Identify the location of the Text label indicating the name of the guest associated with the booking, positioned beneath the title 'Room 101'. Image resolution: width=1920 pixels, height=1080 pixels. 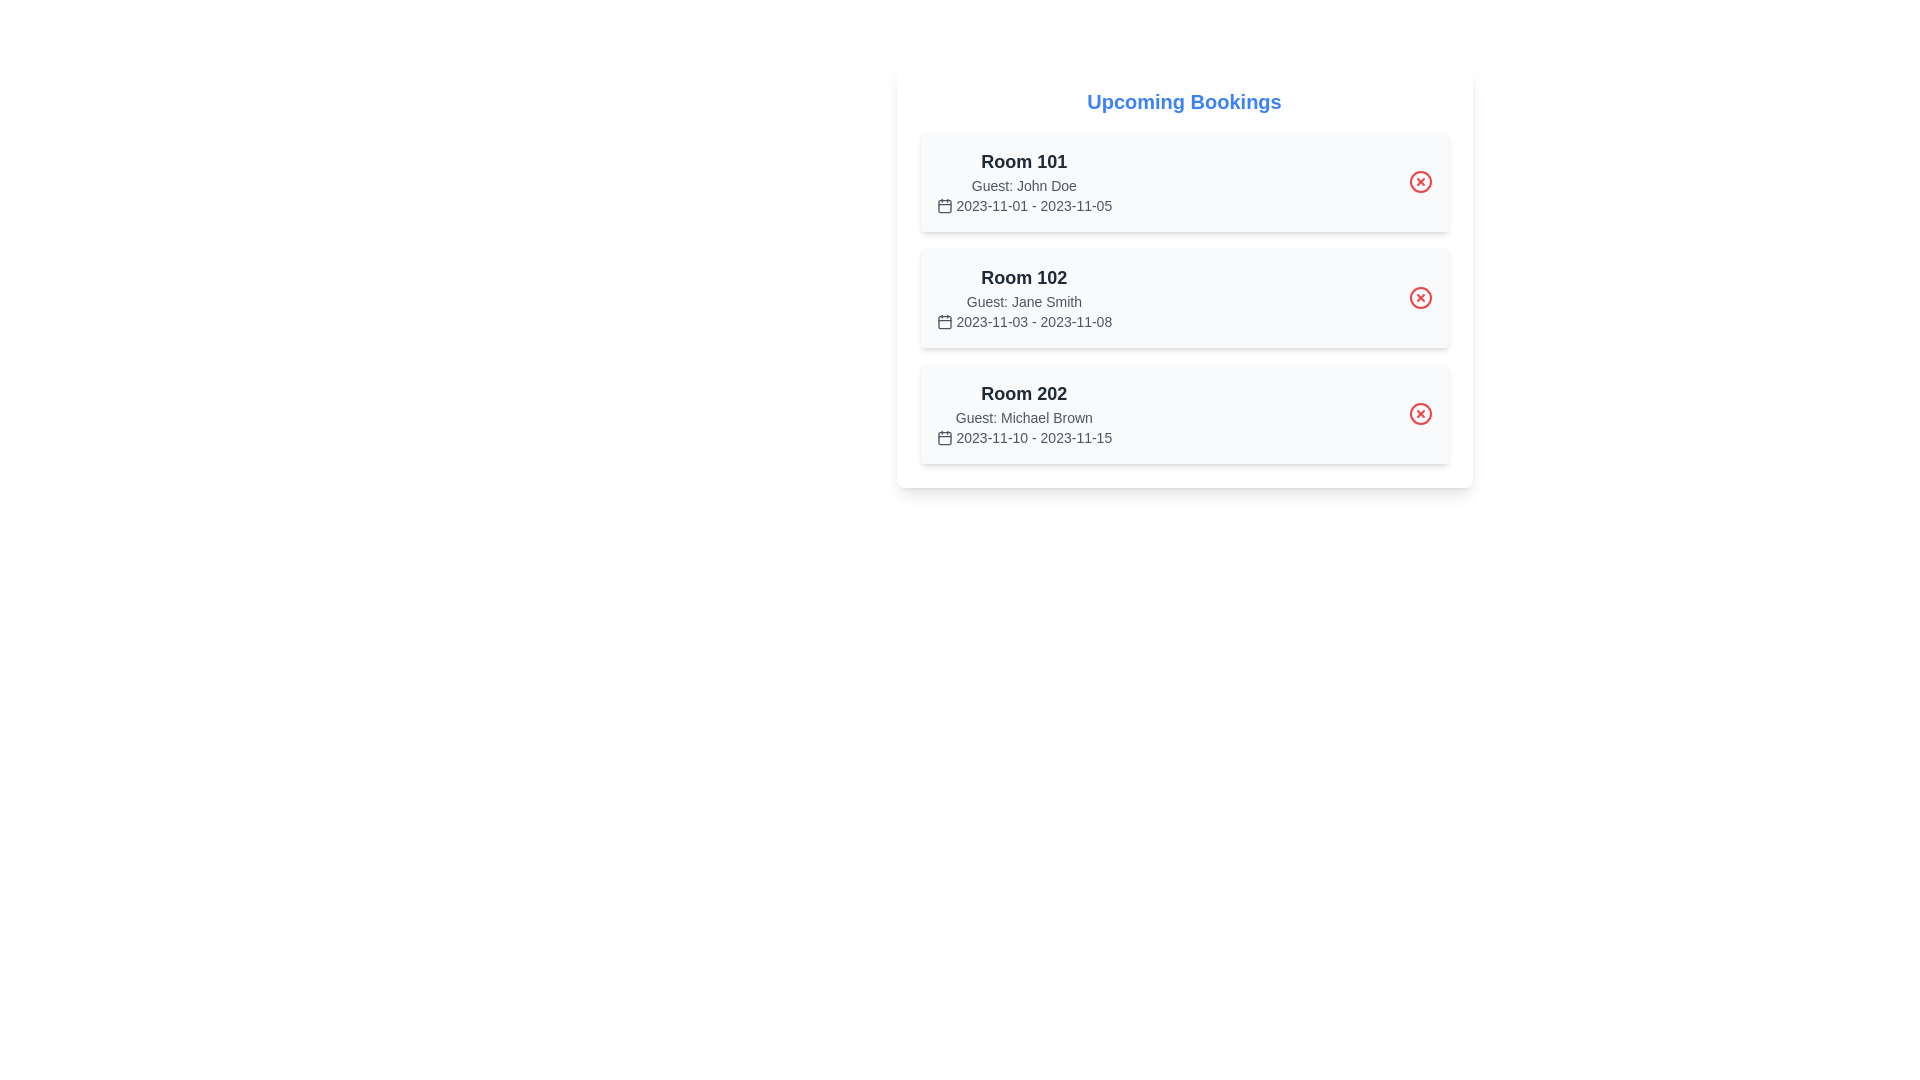
(1024, 185).